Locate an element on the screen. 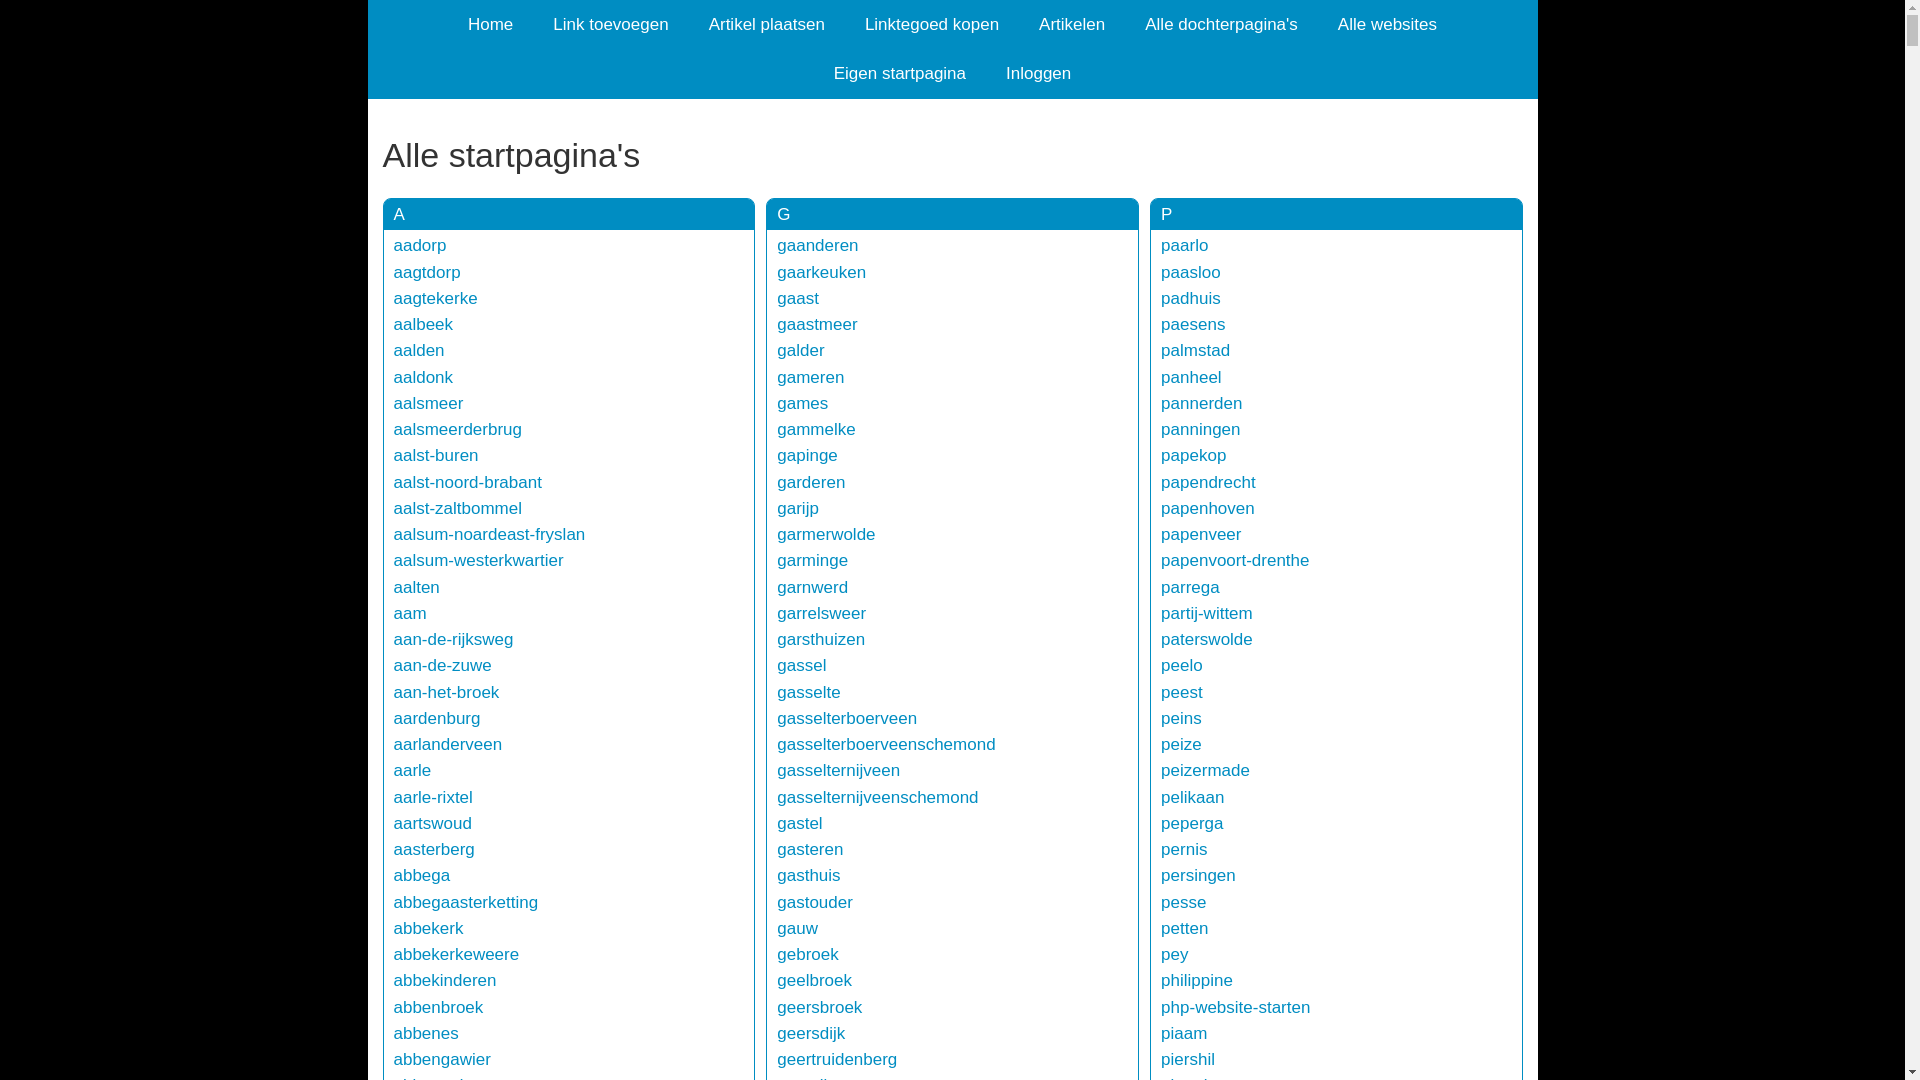  'aarle' is located at coordinates (411, 769).